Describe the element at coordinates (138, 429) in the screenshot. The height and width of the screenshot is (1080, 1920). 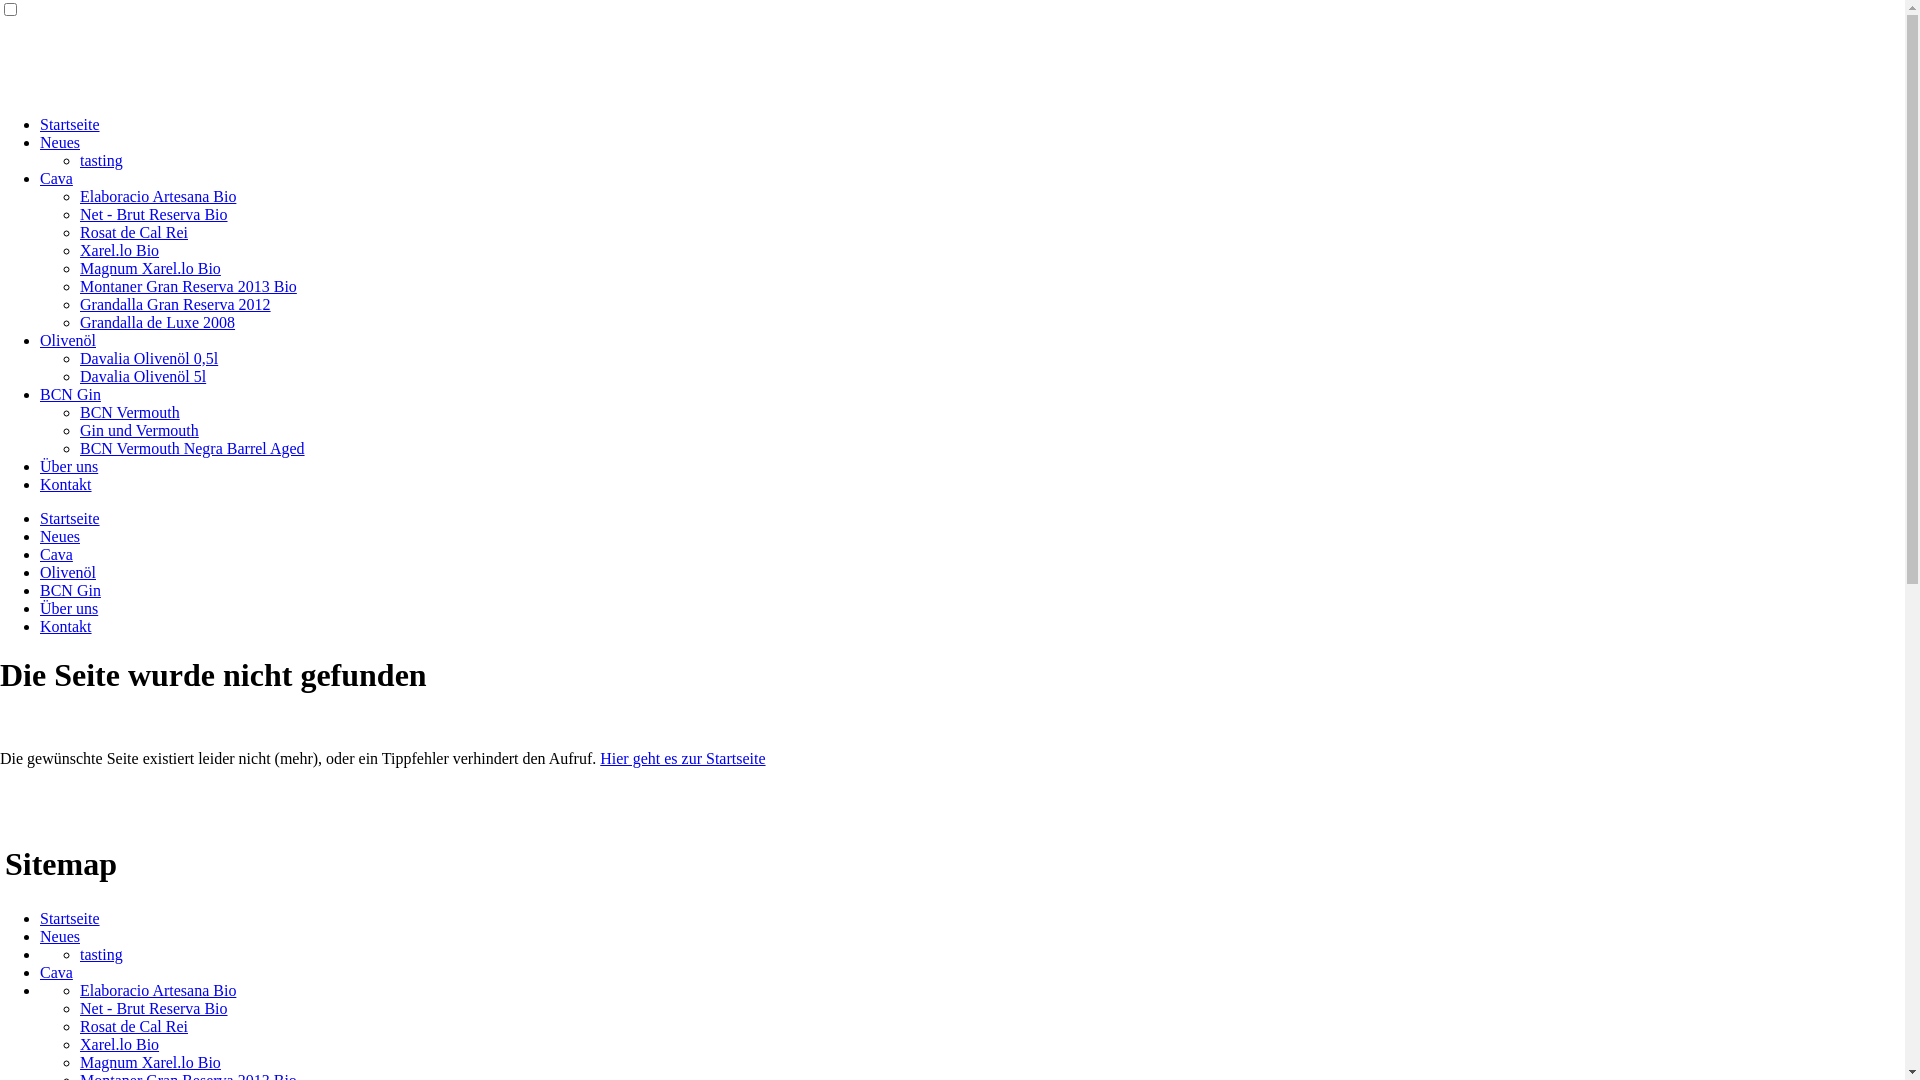
I see `'Gin und Vermouth'` at that location.